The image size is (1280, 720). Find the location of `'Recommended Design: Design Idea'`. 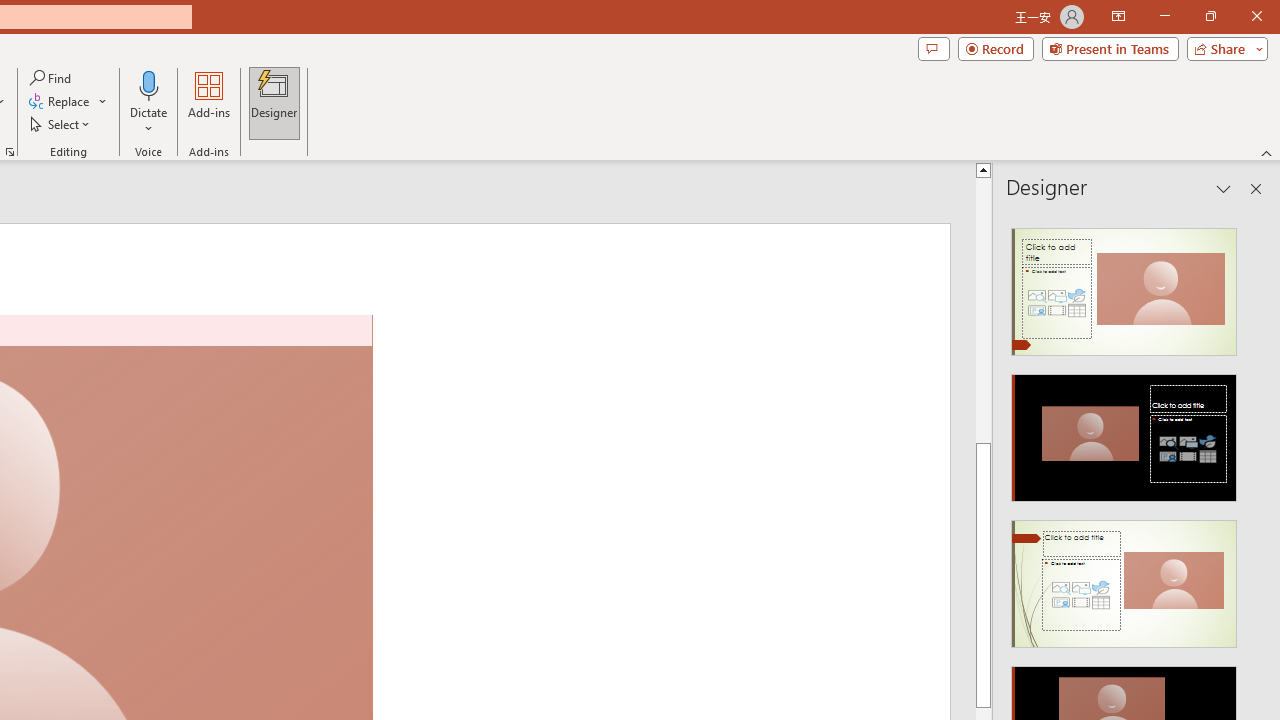

'Recommended Design: Design Idea' is located at coordinates (1124, 286).